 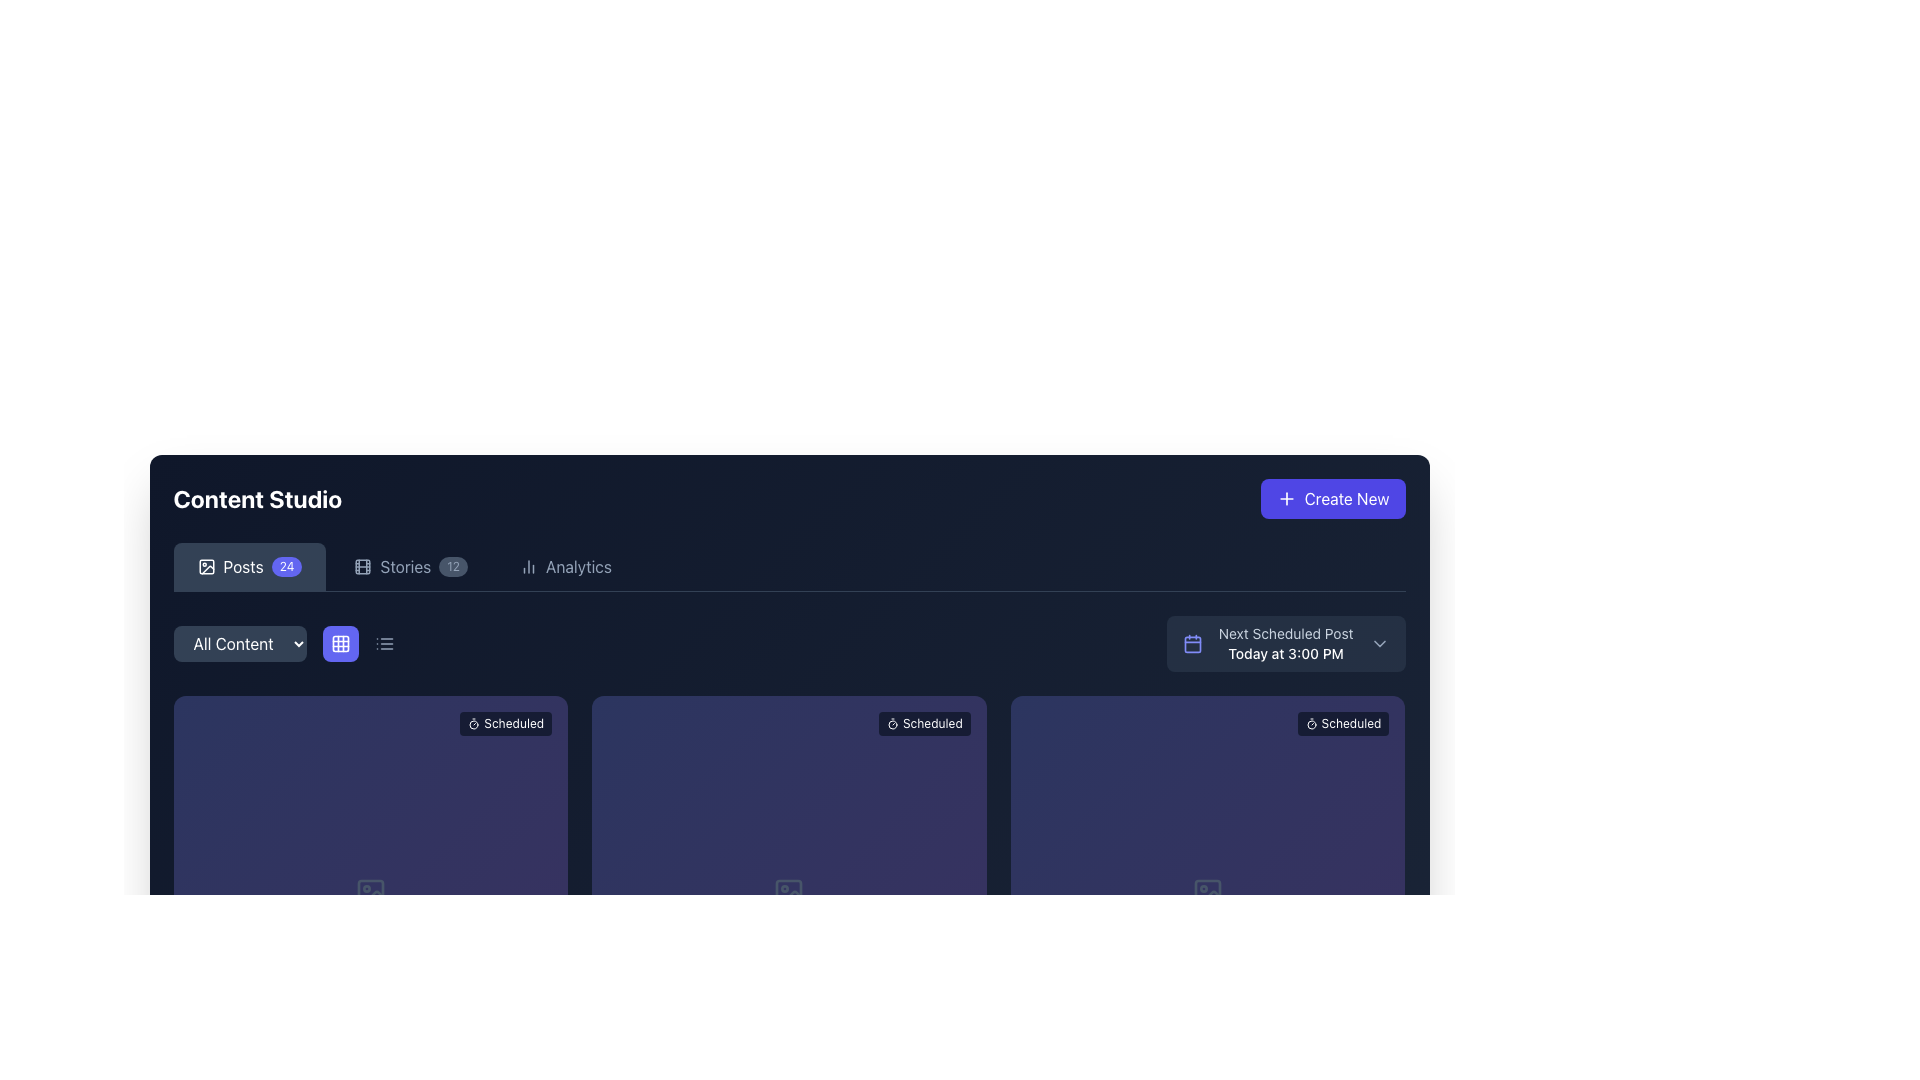 I want to click on the 'Posts' button with a dark gray background, white text, and a blue badge showing '24', so click(x=248, y=567).